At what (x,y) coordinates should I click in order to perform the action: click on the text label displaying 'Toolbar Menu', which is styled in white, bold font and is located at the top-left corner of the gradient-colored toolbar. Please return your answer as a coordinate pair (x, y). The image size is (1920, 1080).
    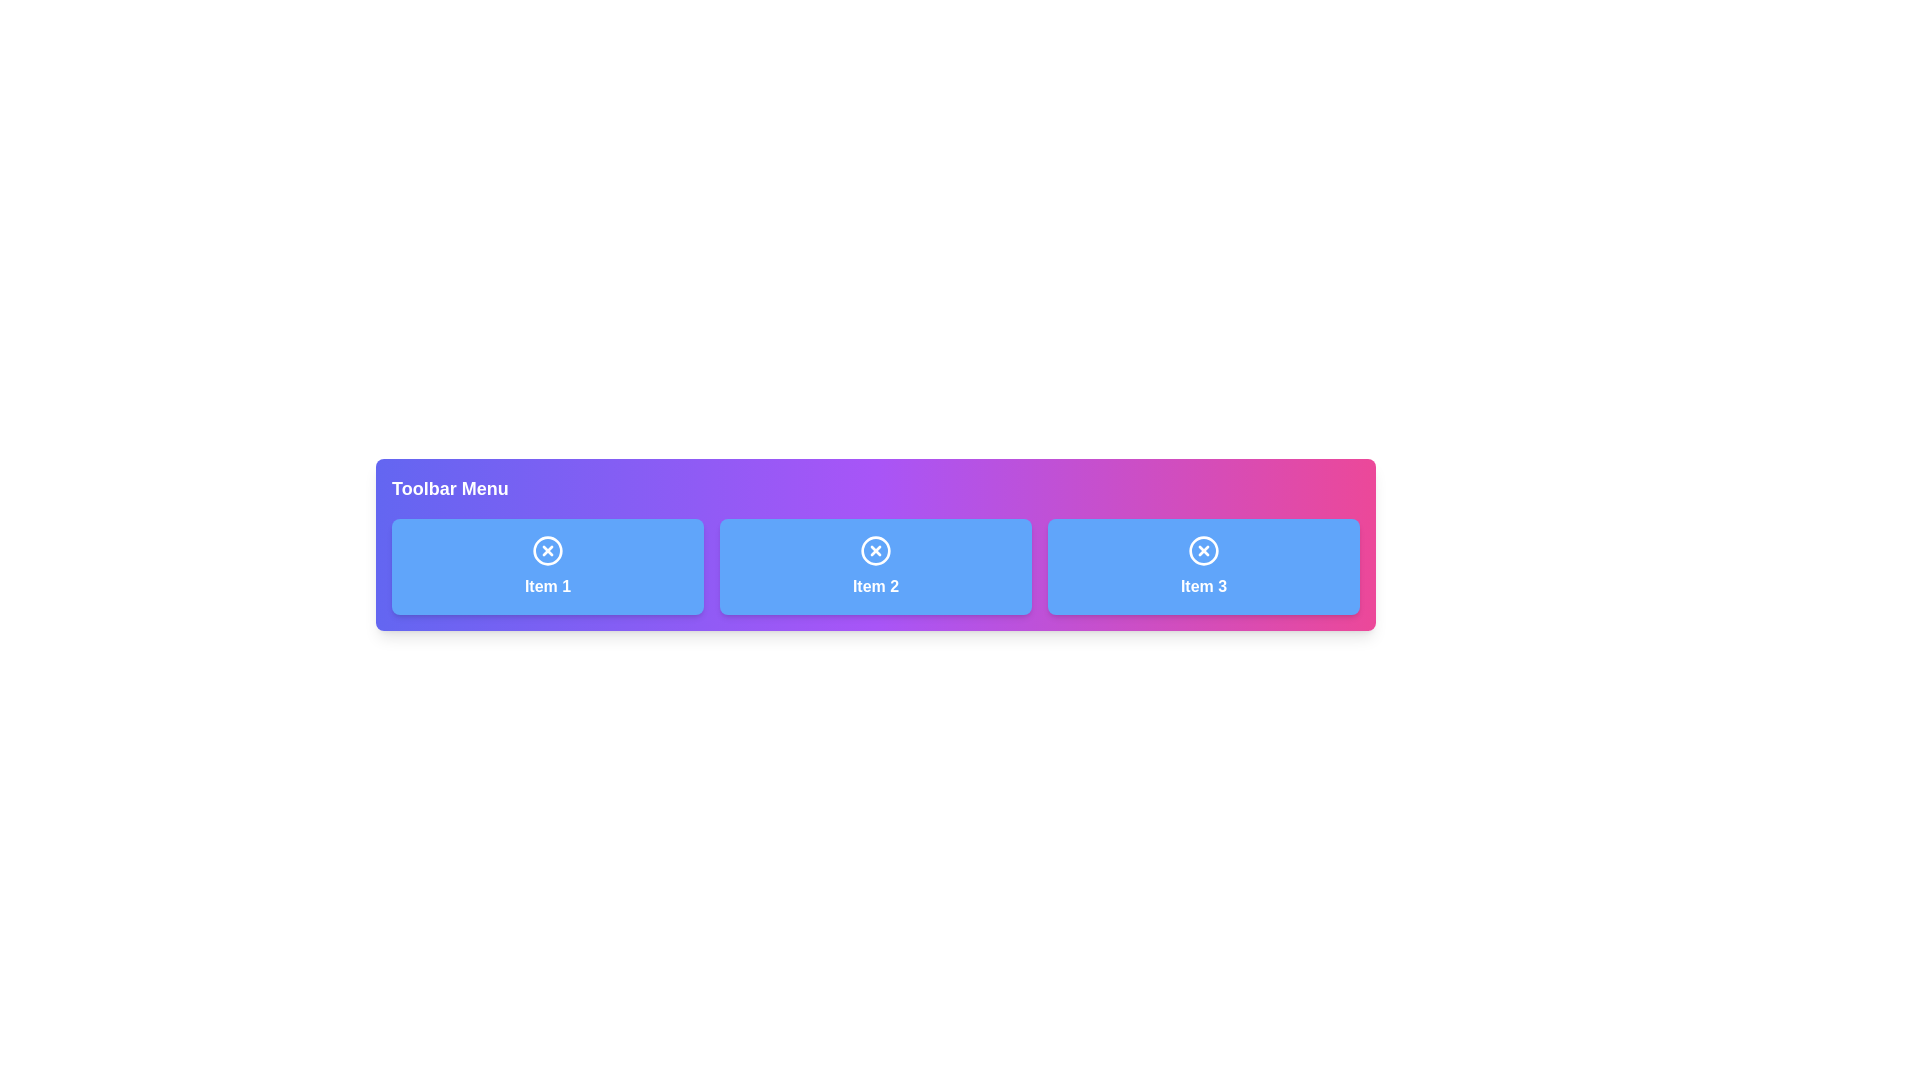
    Looking at the image, I should click on (449, 489).